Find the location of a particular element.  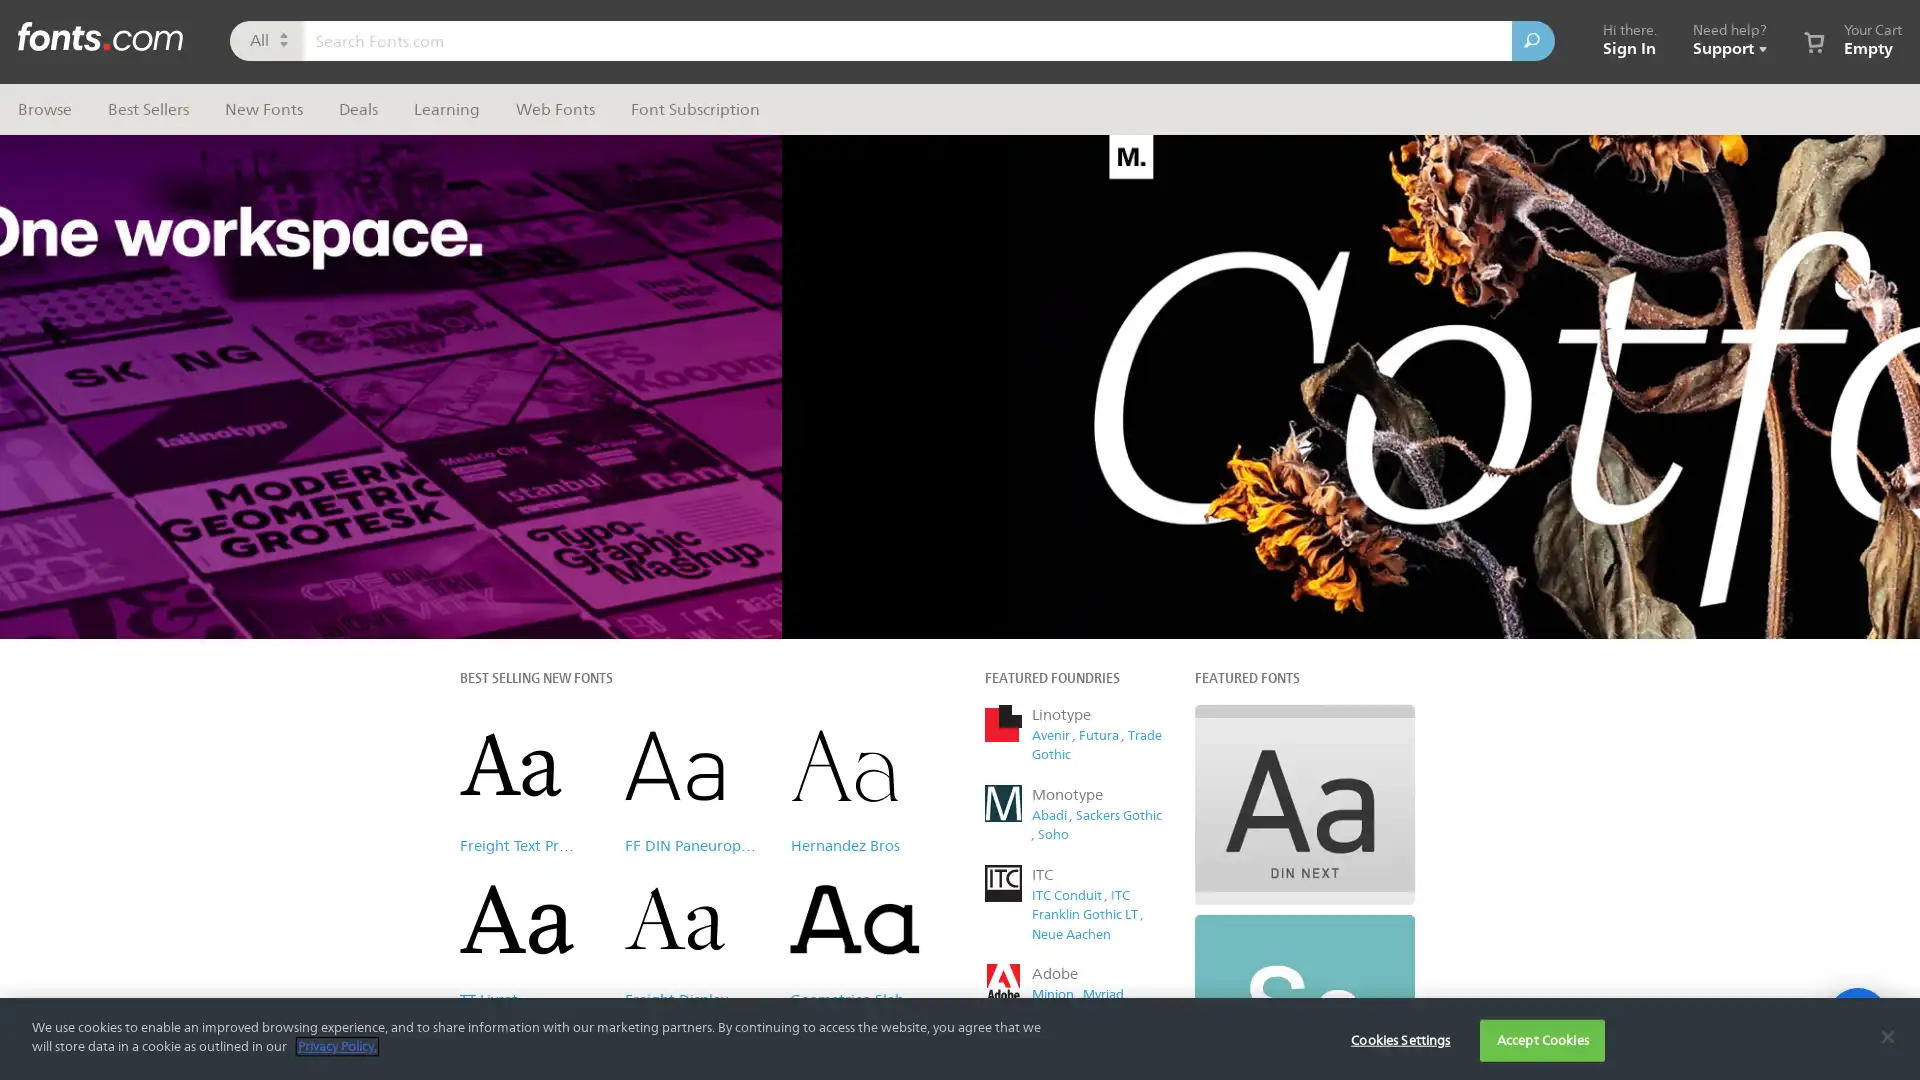

Close is located at coordinates (1335, 144).